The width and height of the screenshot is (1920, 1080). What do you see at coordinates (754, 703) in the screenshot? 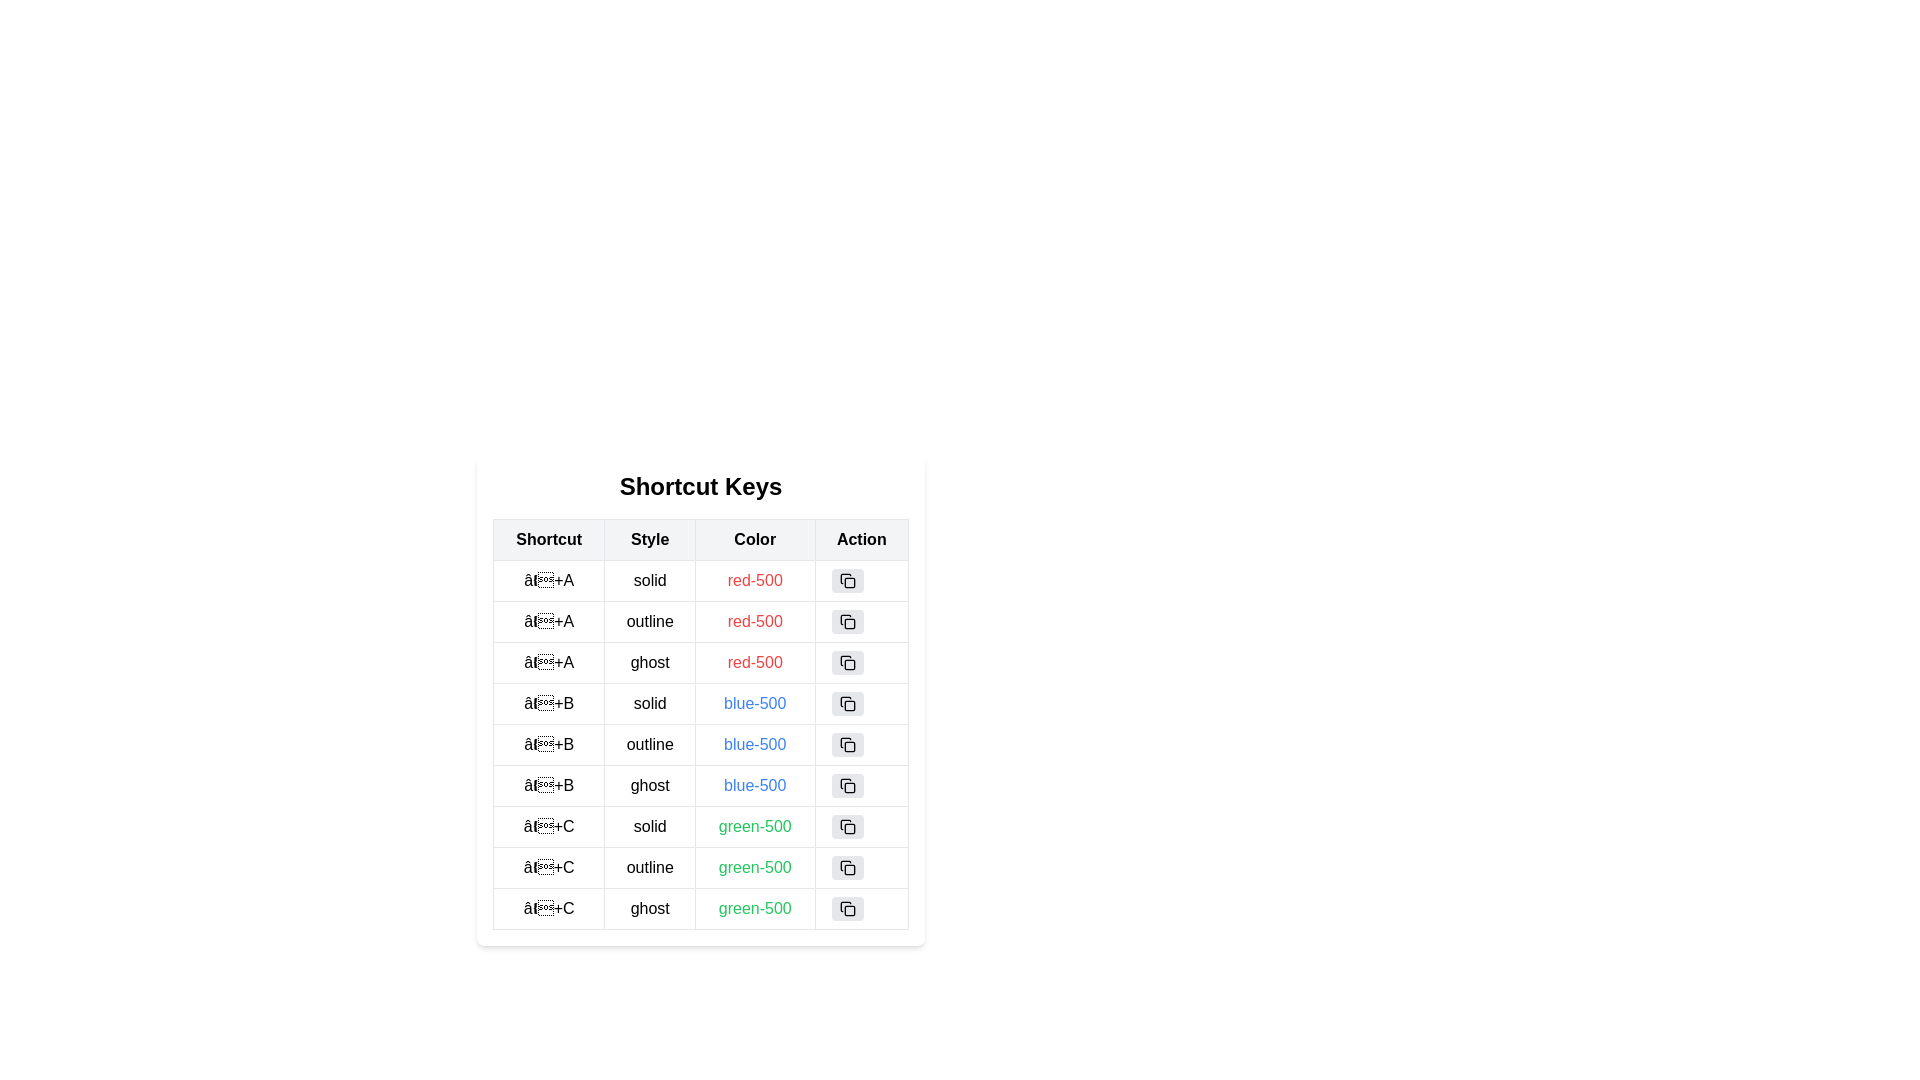
I see `the non-interactive label that displays a color designation located in the third row of the 'Color' column in the table, between the 'Style' column and the 'Action' column` at bounding box center [754, 703].